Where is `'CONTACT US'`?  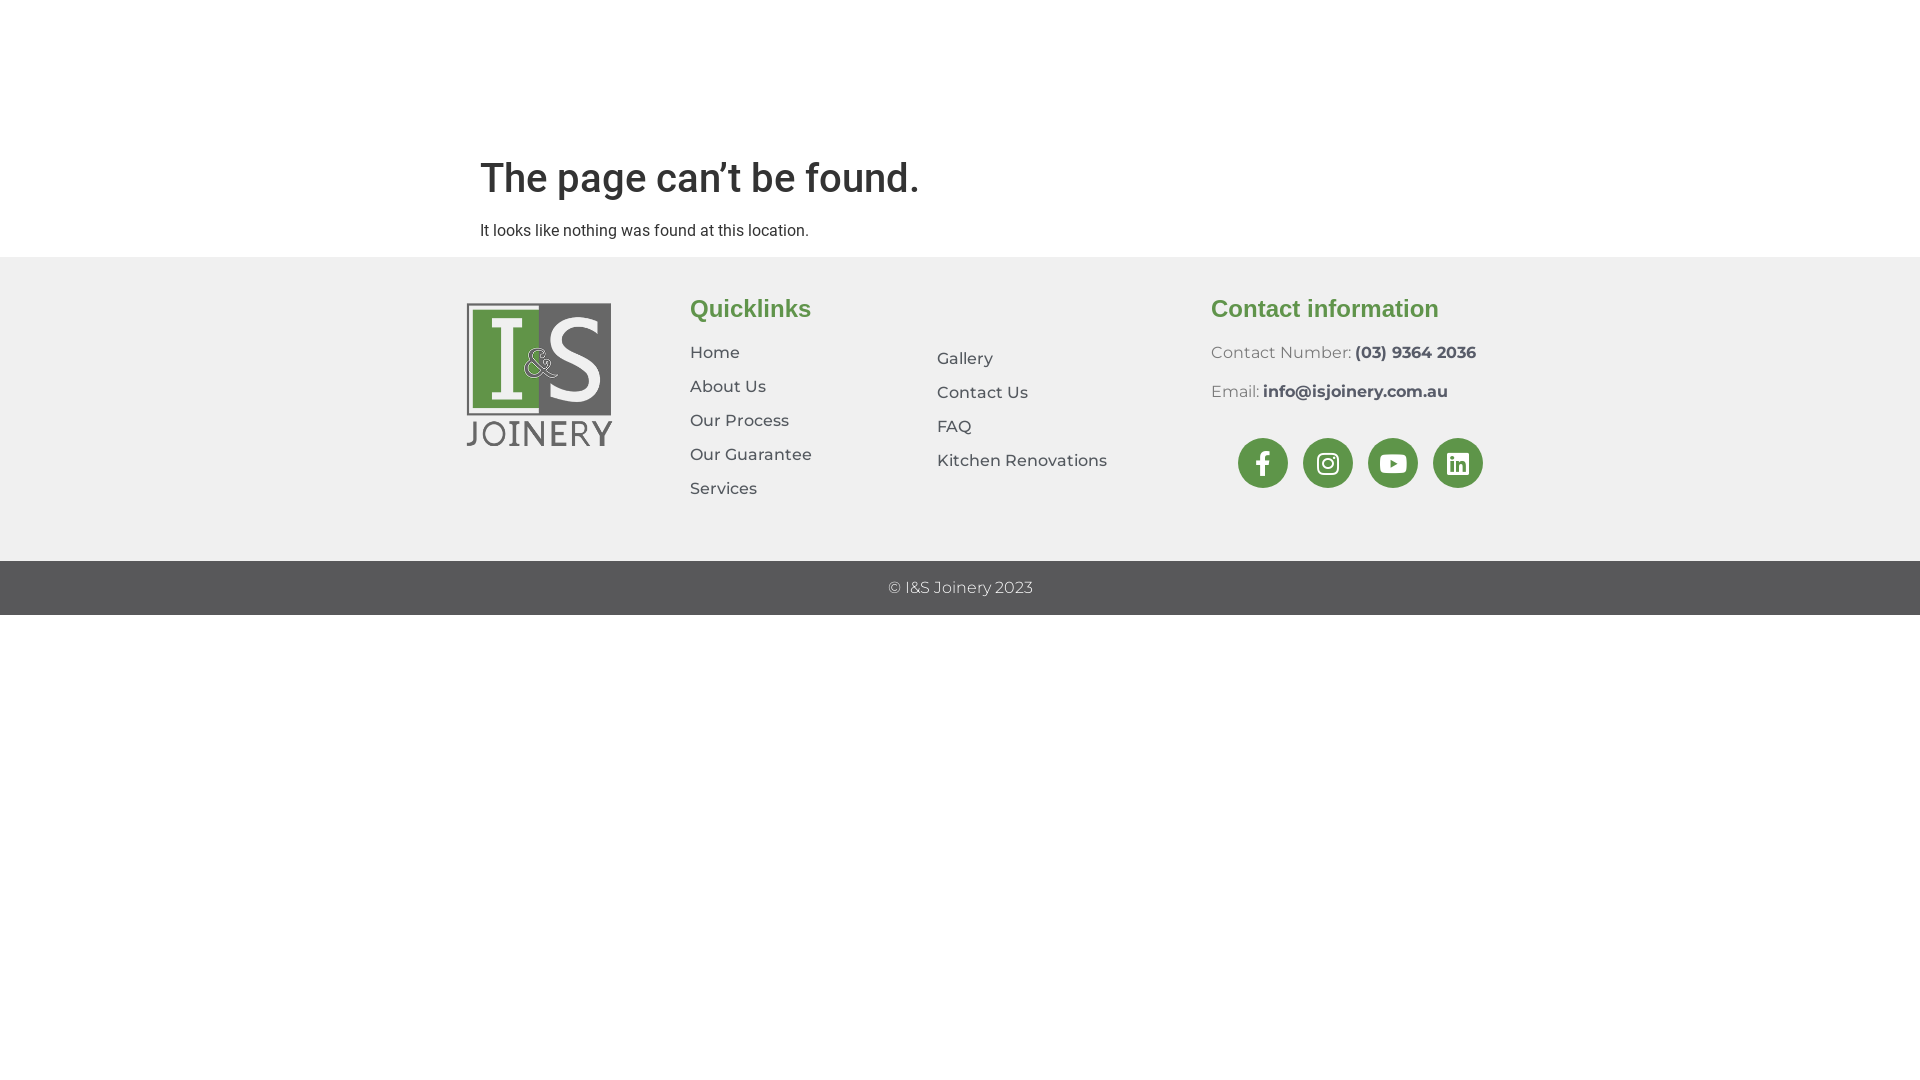
'CONTACT US' is located at coordinates (1526, 103).